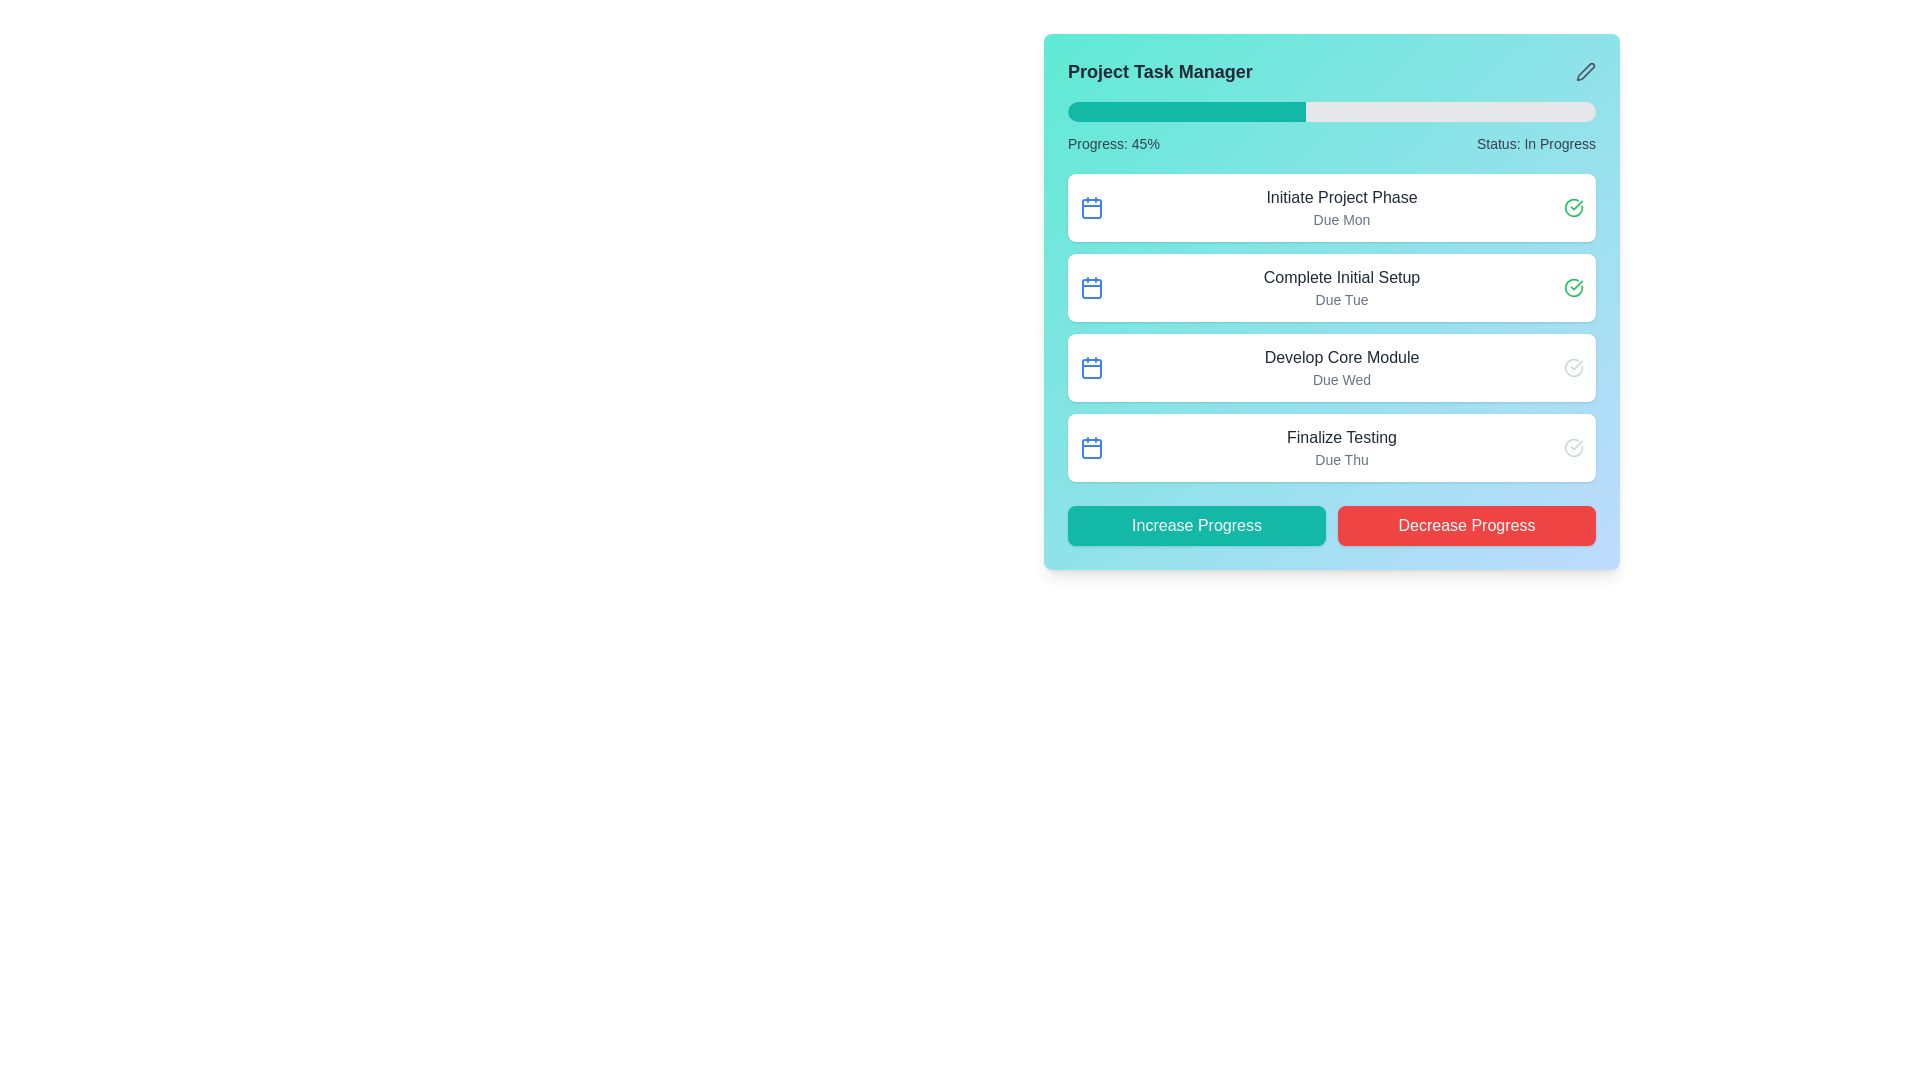 Image resolution: width=1920 pixels, height=1080 pixels. What do you see at coordinates (1342, 300) in the screenshot?
I see `the informational label indicating the due date ('Tuesday') for the task 'Complete Initial Setup', located in the second row of the task list` at bounding box center [1342, 300].